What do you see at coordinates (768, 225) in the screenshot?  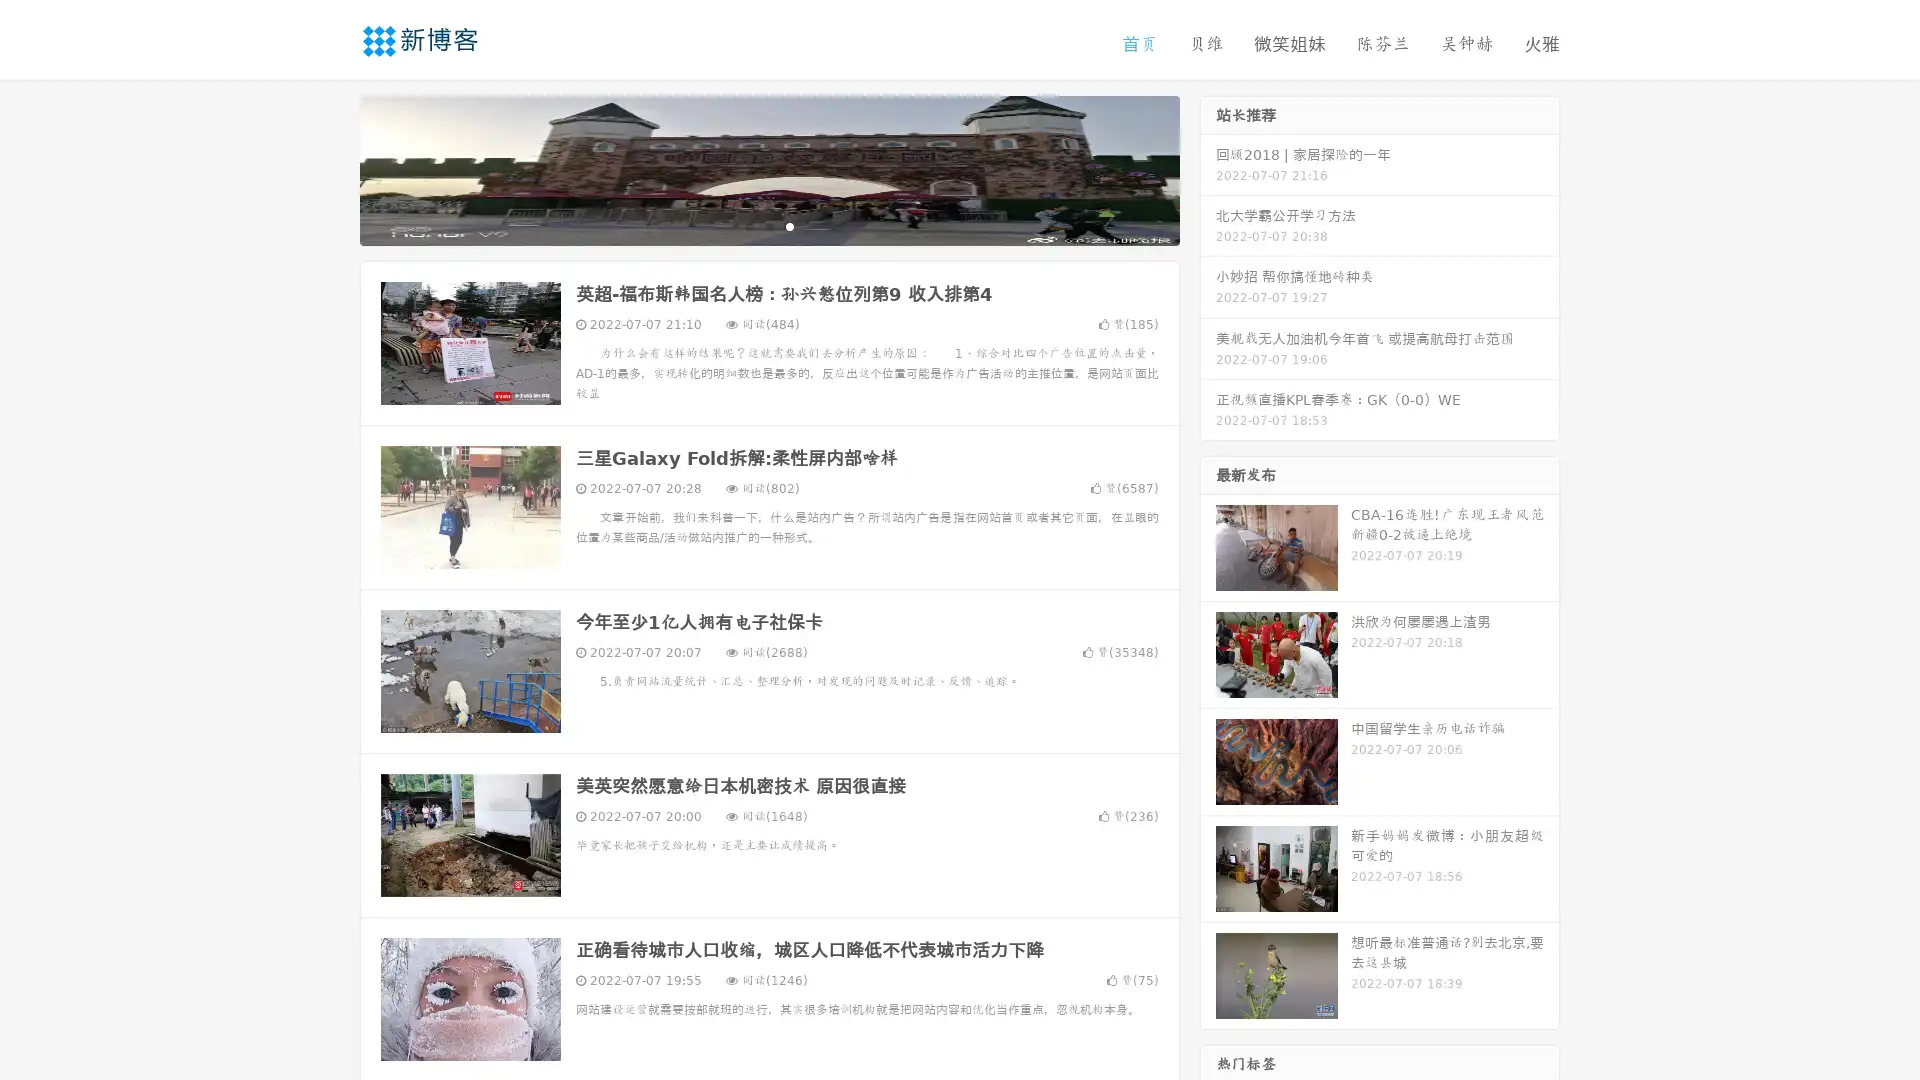 I see `Go to slide 2` at bounding box center [768, 225].